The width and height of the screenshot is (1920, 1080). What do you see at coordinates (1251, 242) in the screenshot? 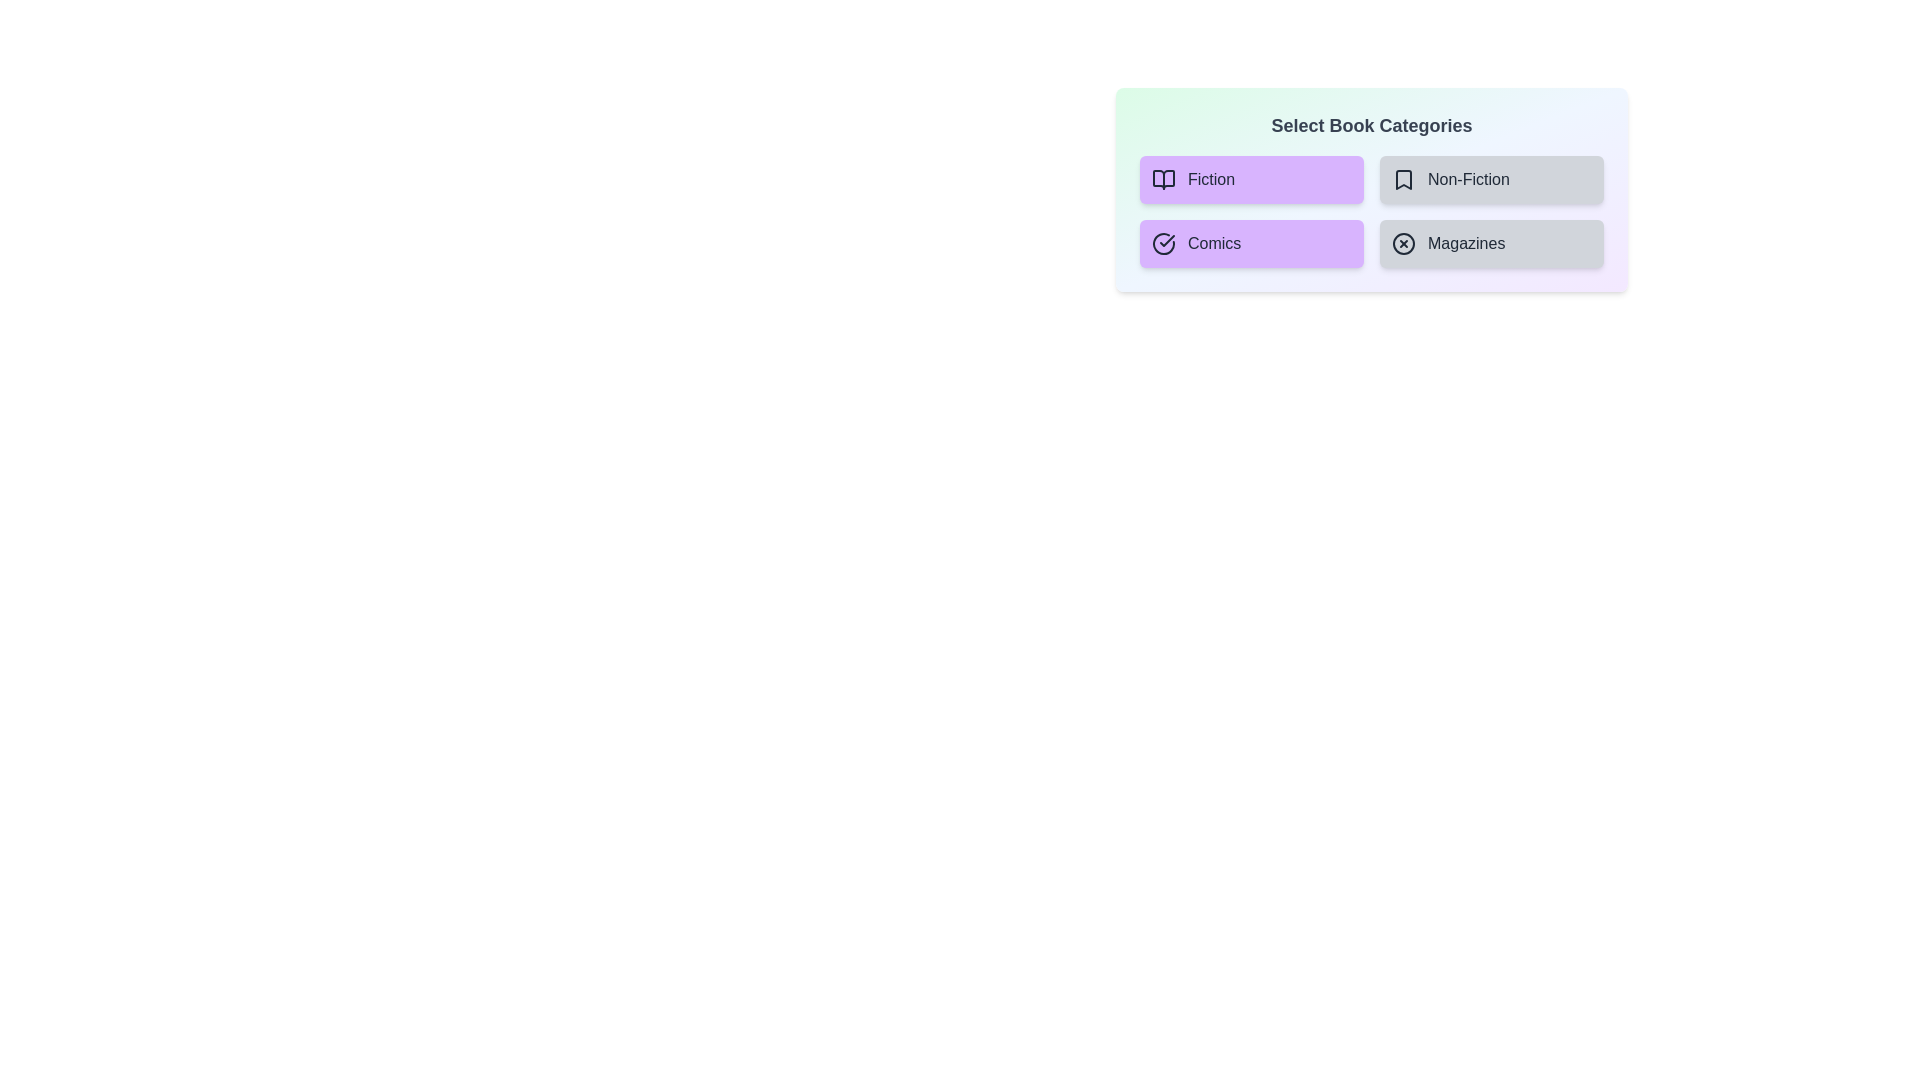
I see `the category Comics to see its hover effect` at bounding box center [1251, 242].